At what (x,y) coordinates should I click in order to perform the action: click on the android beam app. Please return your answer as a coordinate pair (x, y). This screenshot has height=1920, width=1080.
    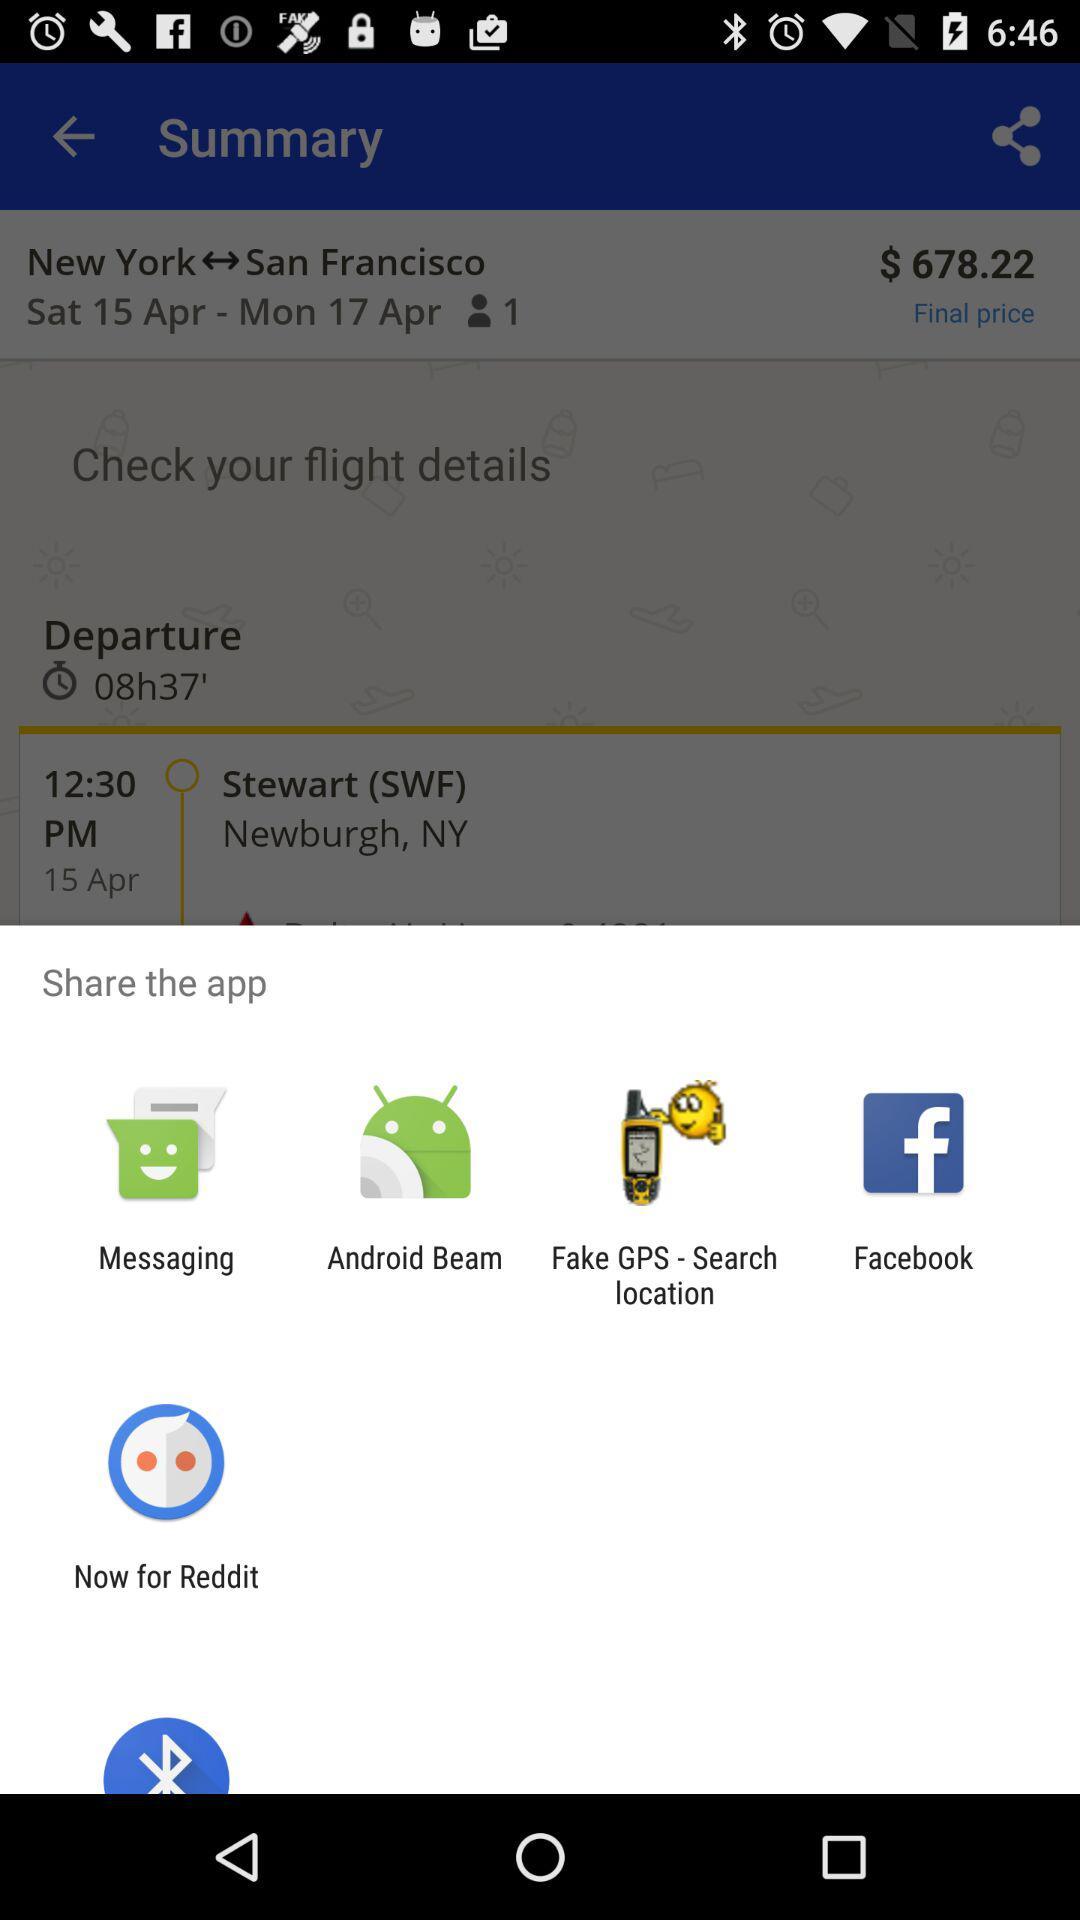
    Looking at the image, I should click on (414, 1274).